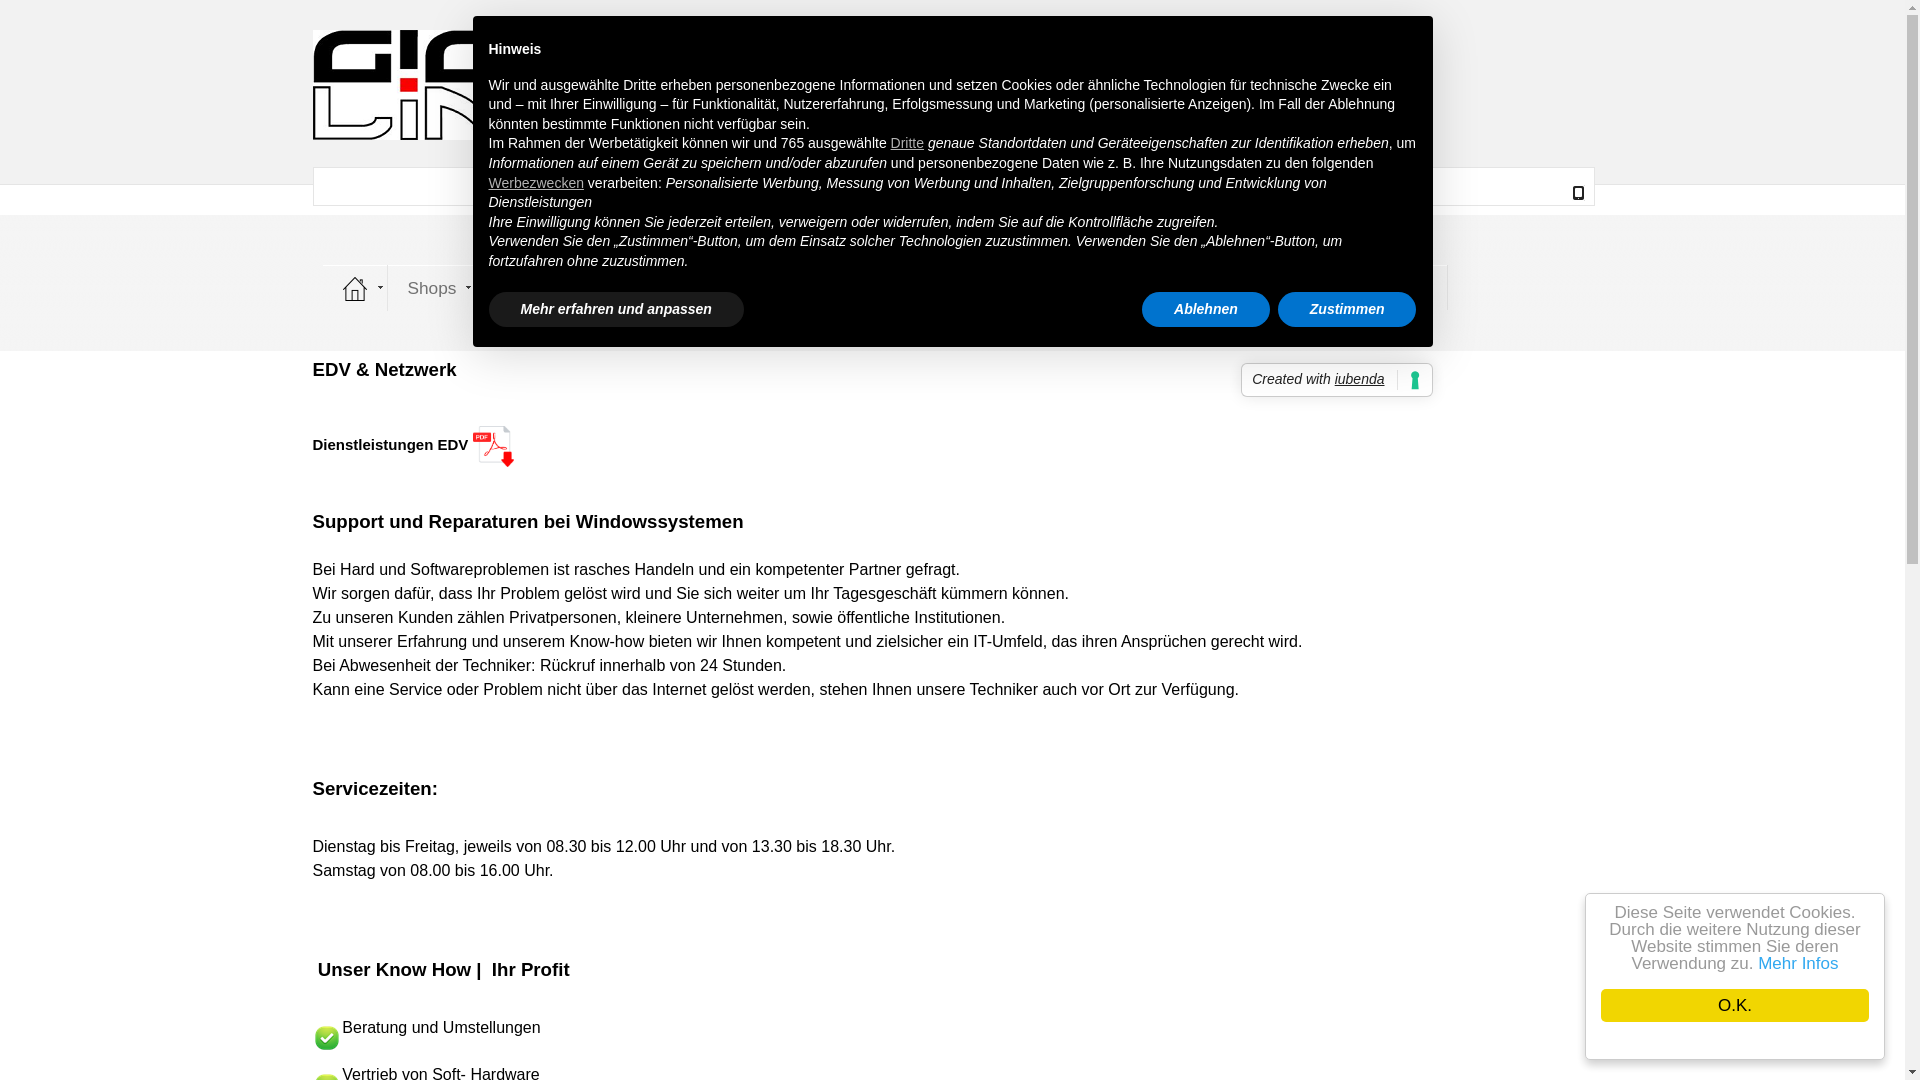 Image resolution: width=1920 pixels, height=1080 pixels. I want to click on 'Ablehnen', so click(1204, 309).